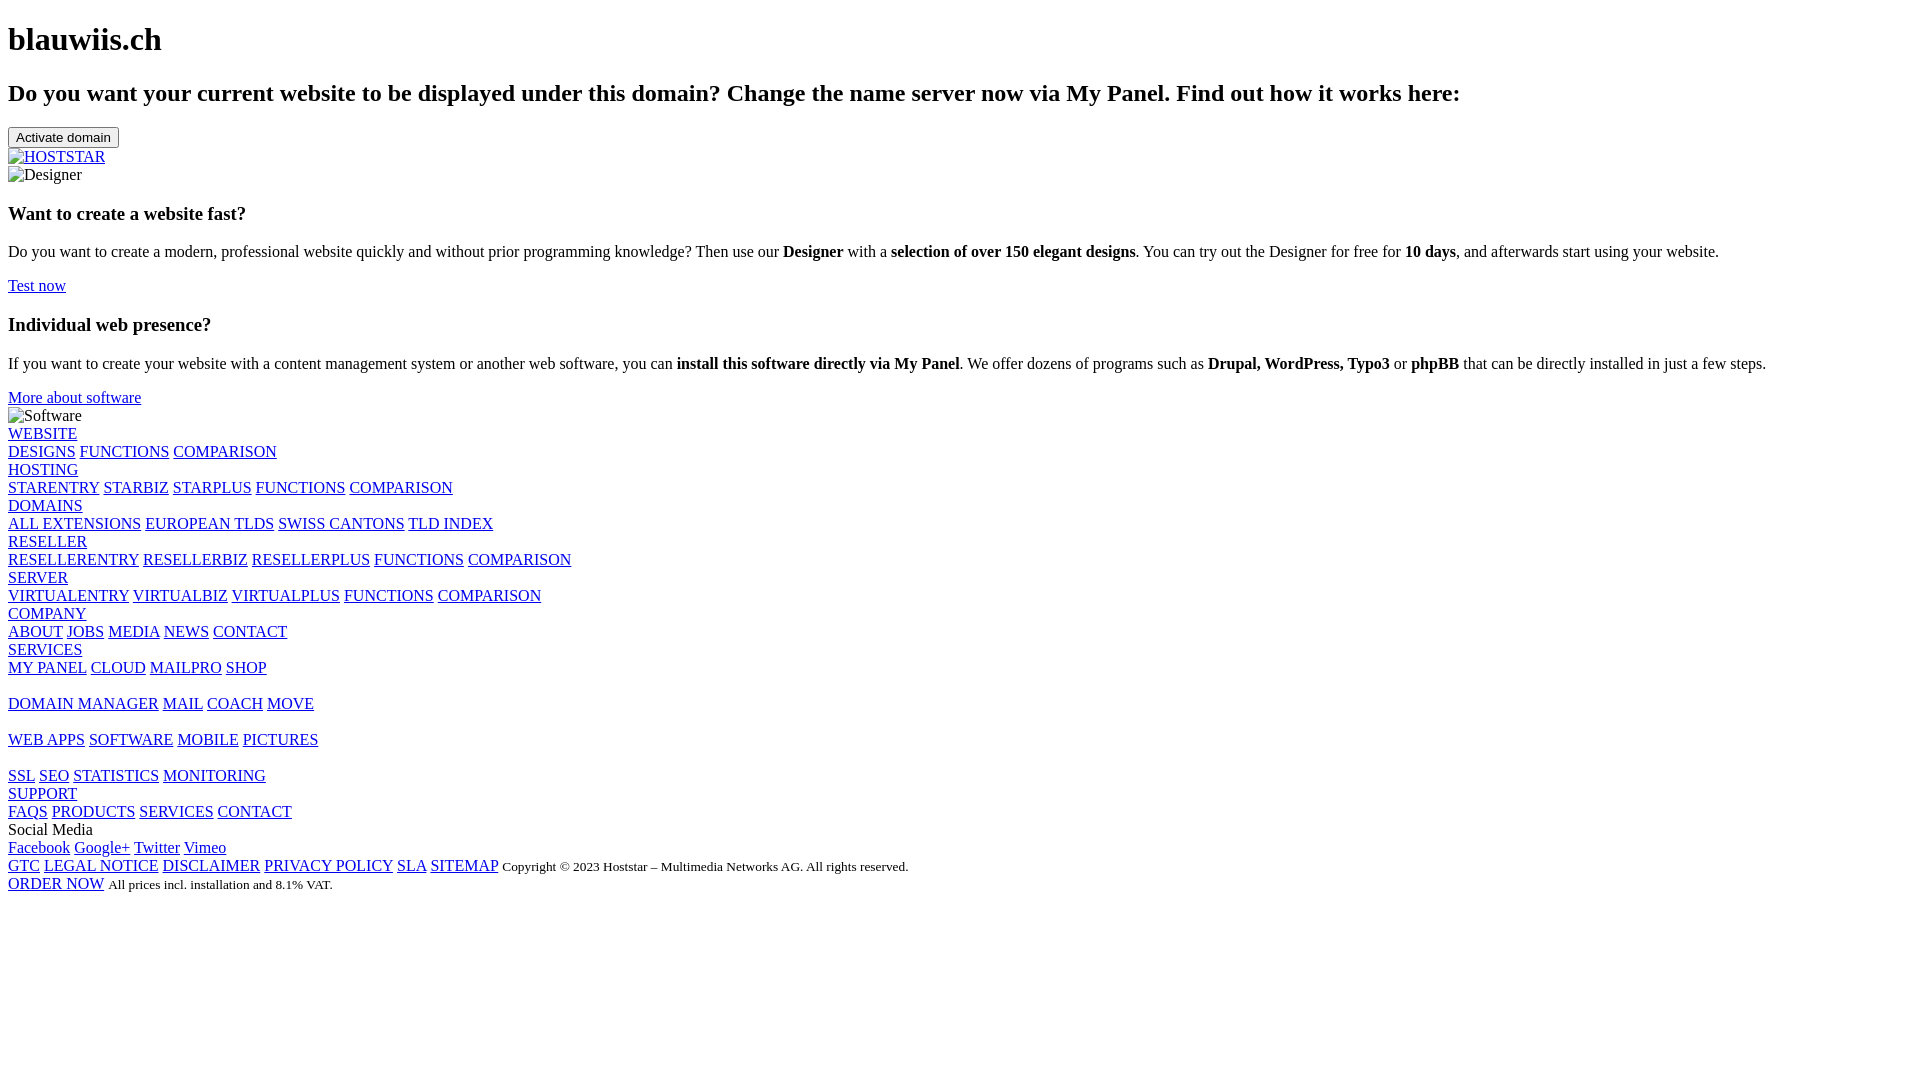 The width and height of the screenshot is (1920, 1080). Describe the element at coordinates (340, 522) in the screenshot. I see `'SWISS CANTONS'` at that location.